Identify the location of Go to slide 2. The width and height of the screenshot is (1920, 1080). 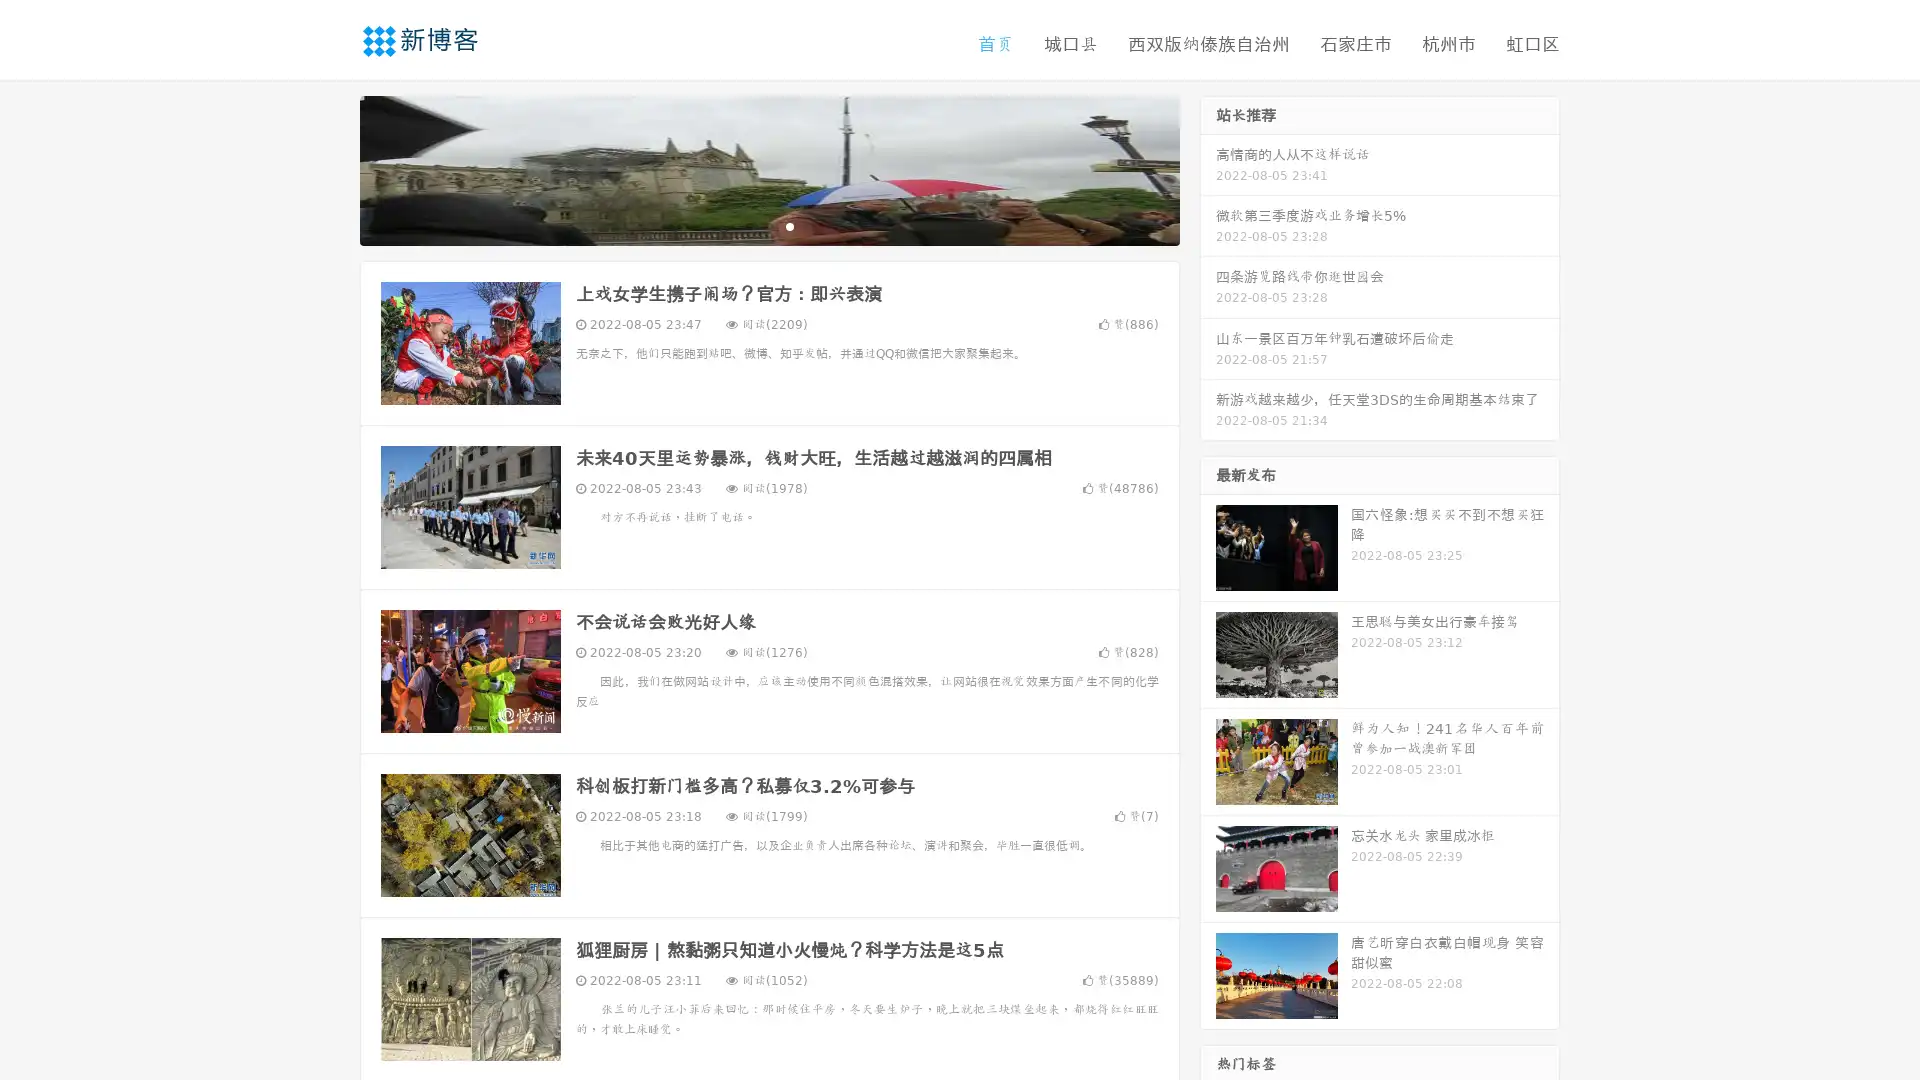
(768, 225).